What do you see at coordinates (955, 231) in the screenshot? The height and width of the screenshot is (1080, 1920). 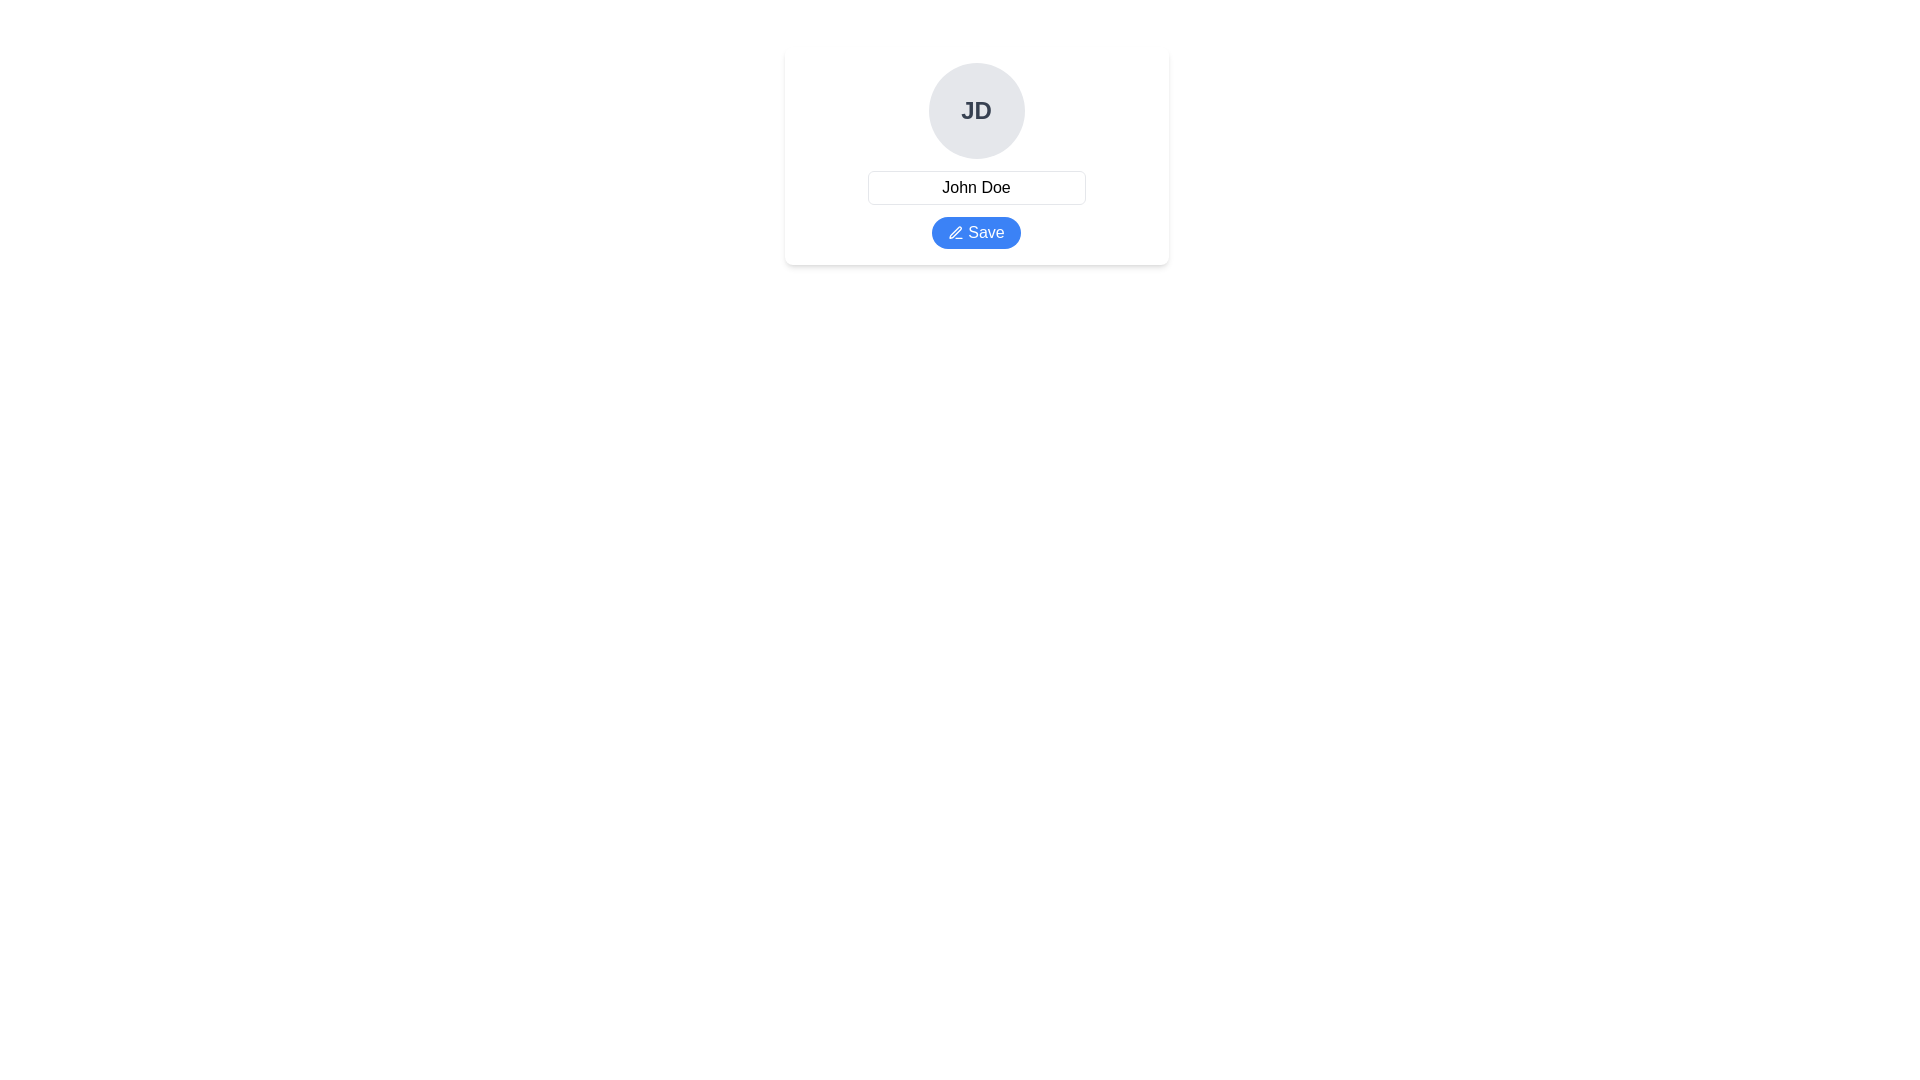 I see `the small pencil-like icon on the left side of the 'Save' button, which is centrally located under the name 'John Doe'` at bounding box center [955, 231].